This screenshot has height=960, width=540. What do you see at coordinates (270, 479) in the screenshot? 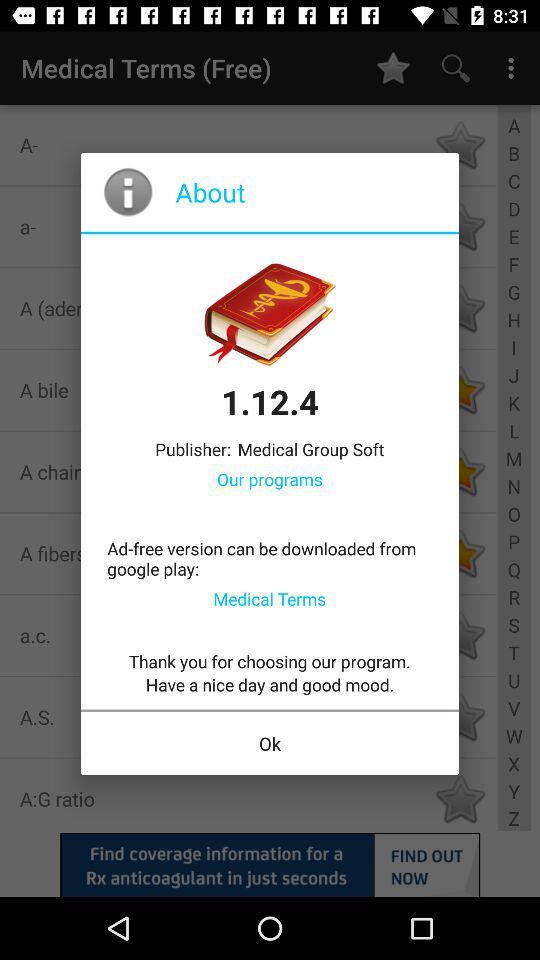
I see `icon below publisher: item` at bounding box center [270, 479].